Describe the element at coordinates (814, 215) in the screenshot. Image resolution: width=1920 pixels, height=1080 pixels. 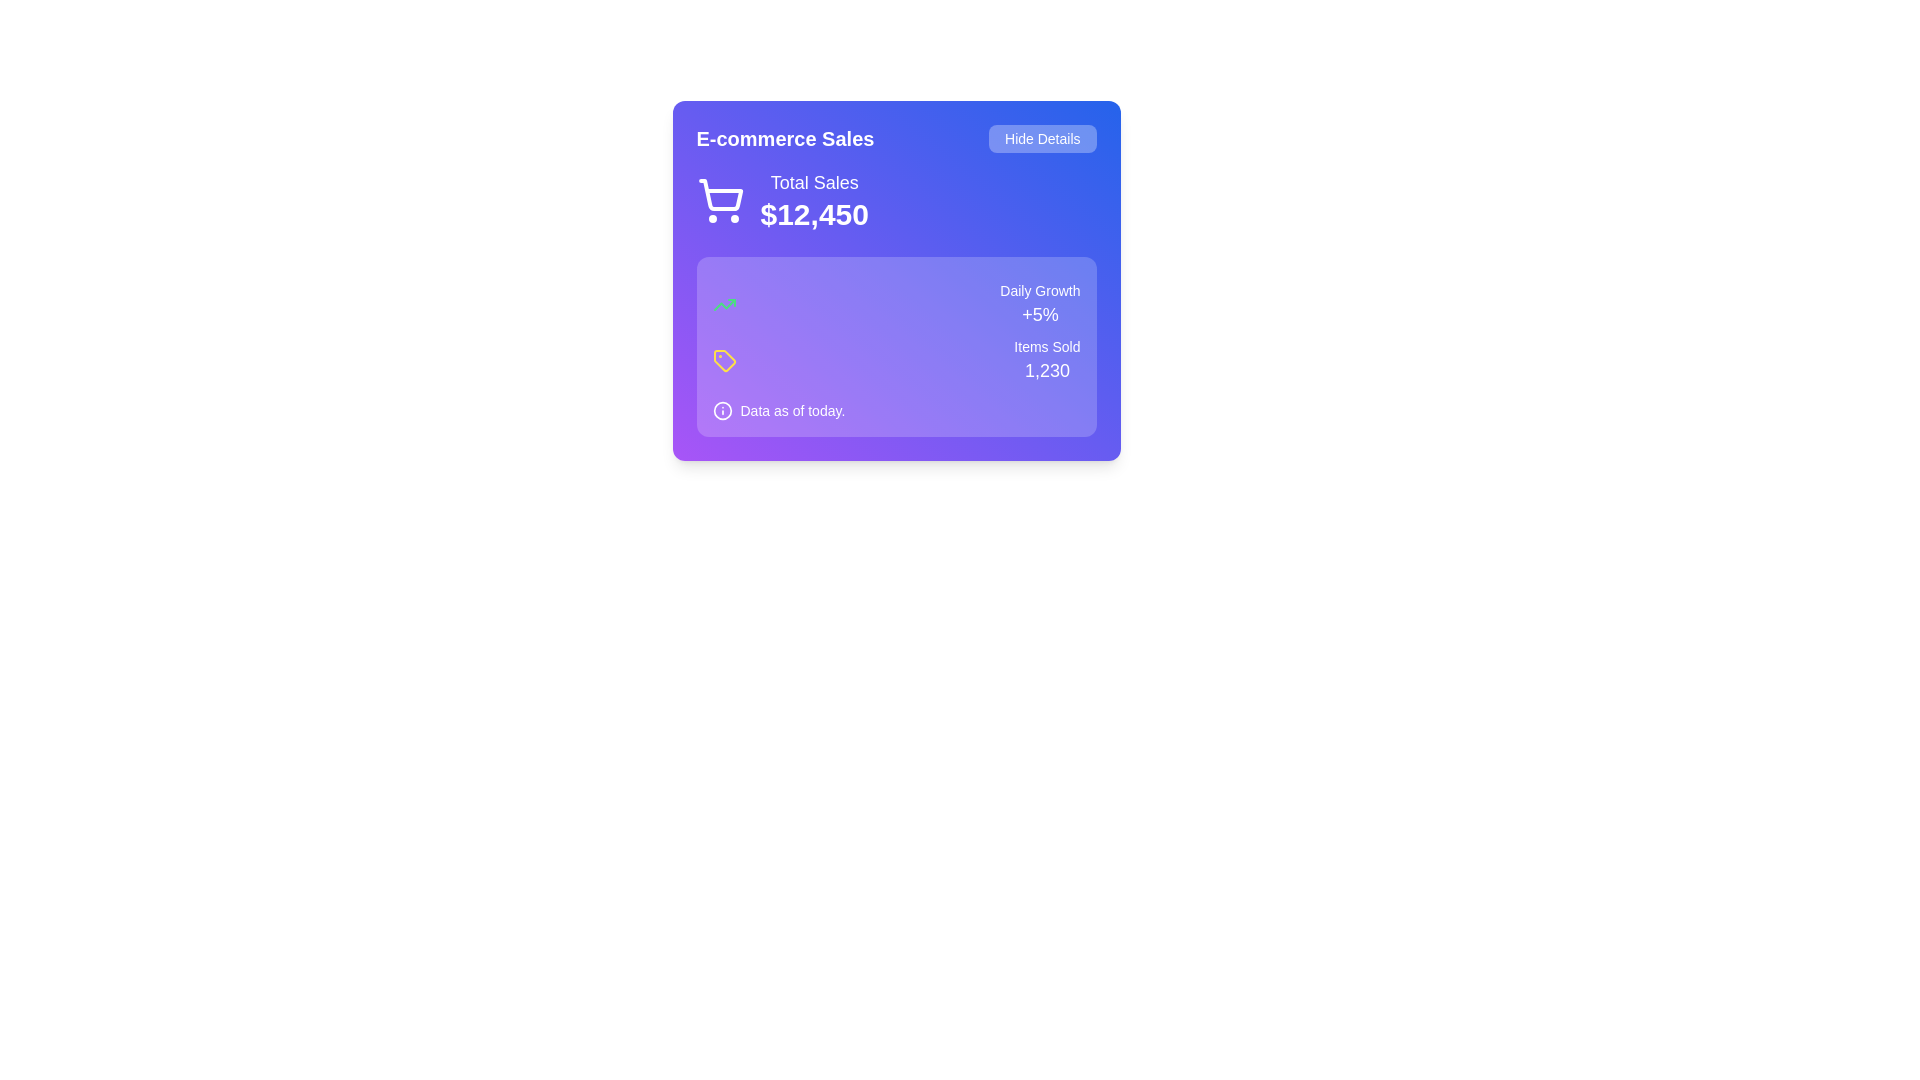
I see `the Static Text Display that shows the total sales amount, which is centrally located beneath the 'Total Sales' label` at that location.